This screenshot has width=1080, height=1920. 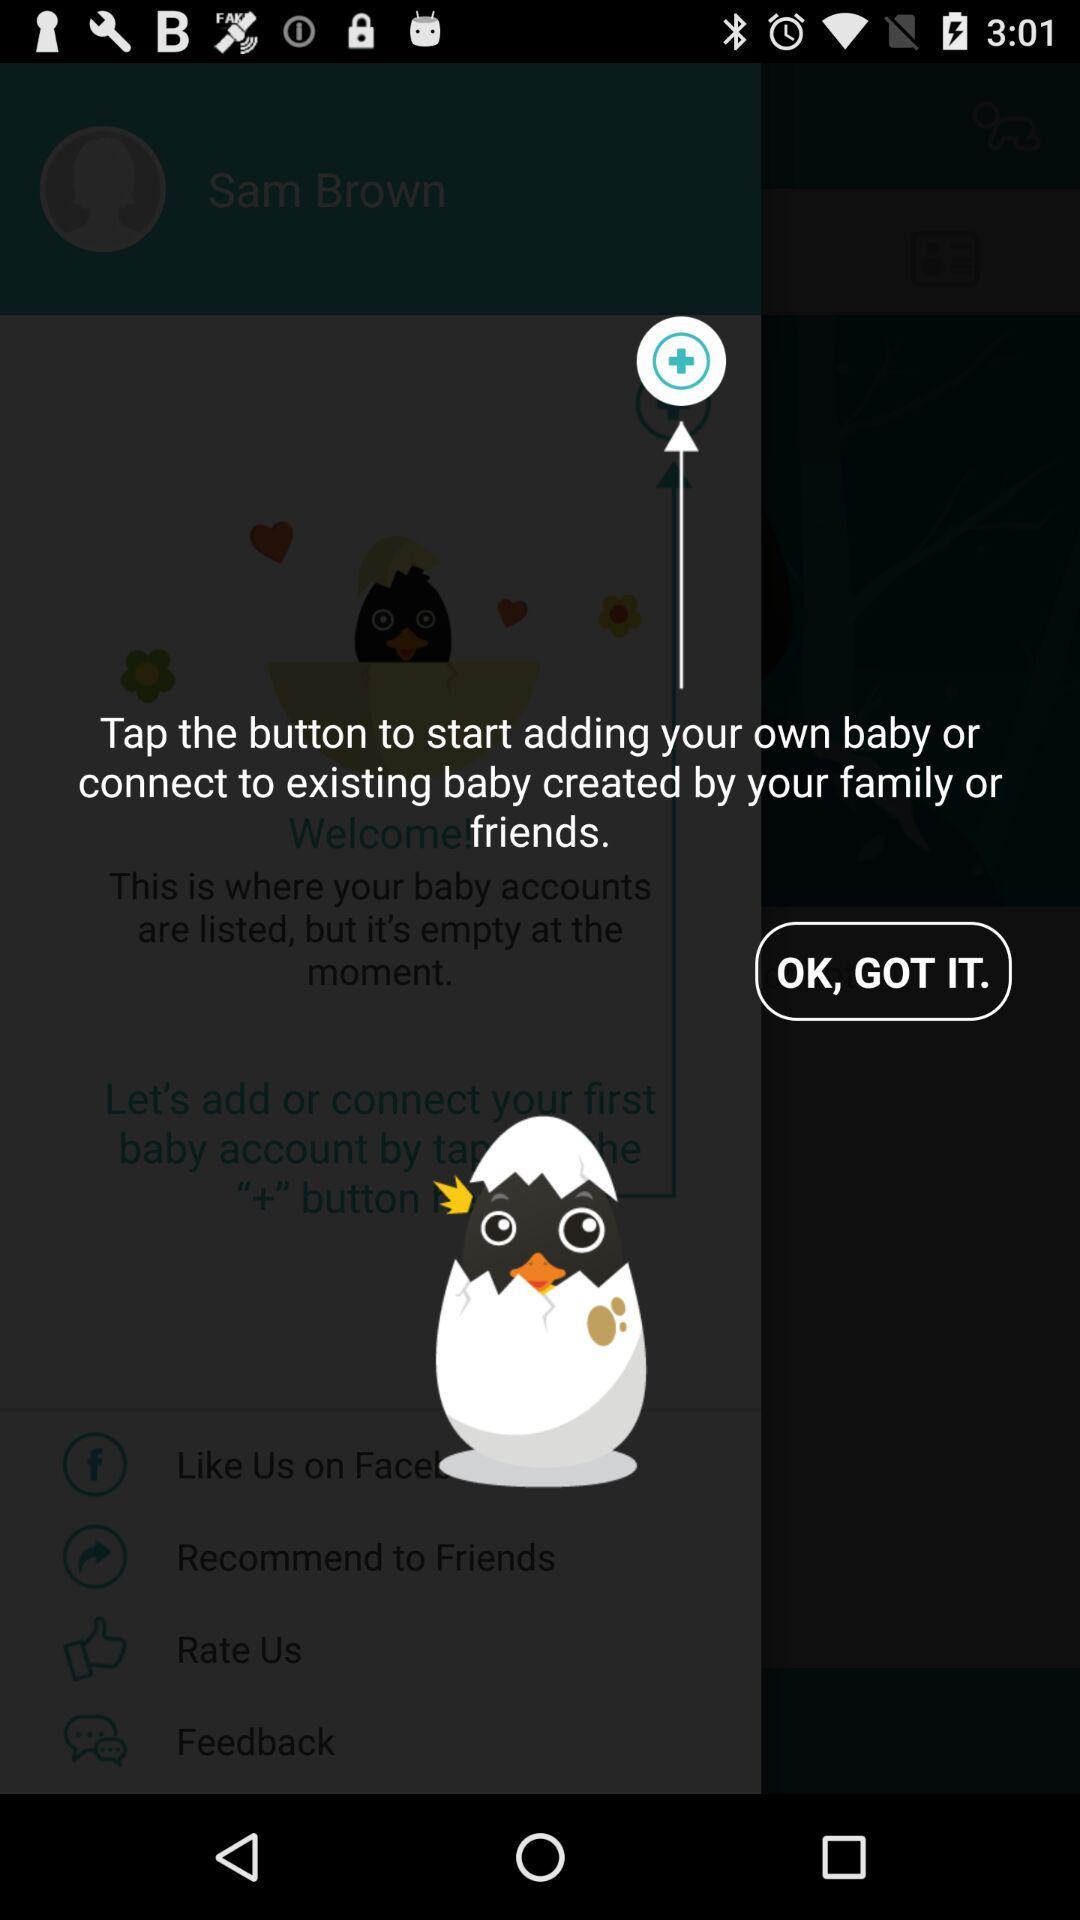 I want to click on the app below the tap the button icon, so click(x=882, y=971).